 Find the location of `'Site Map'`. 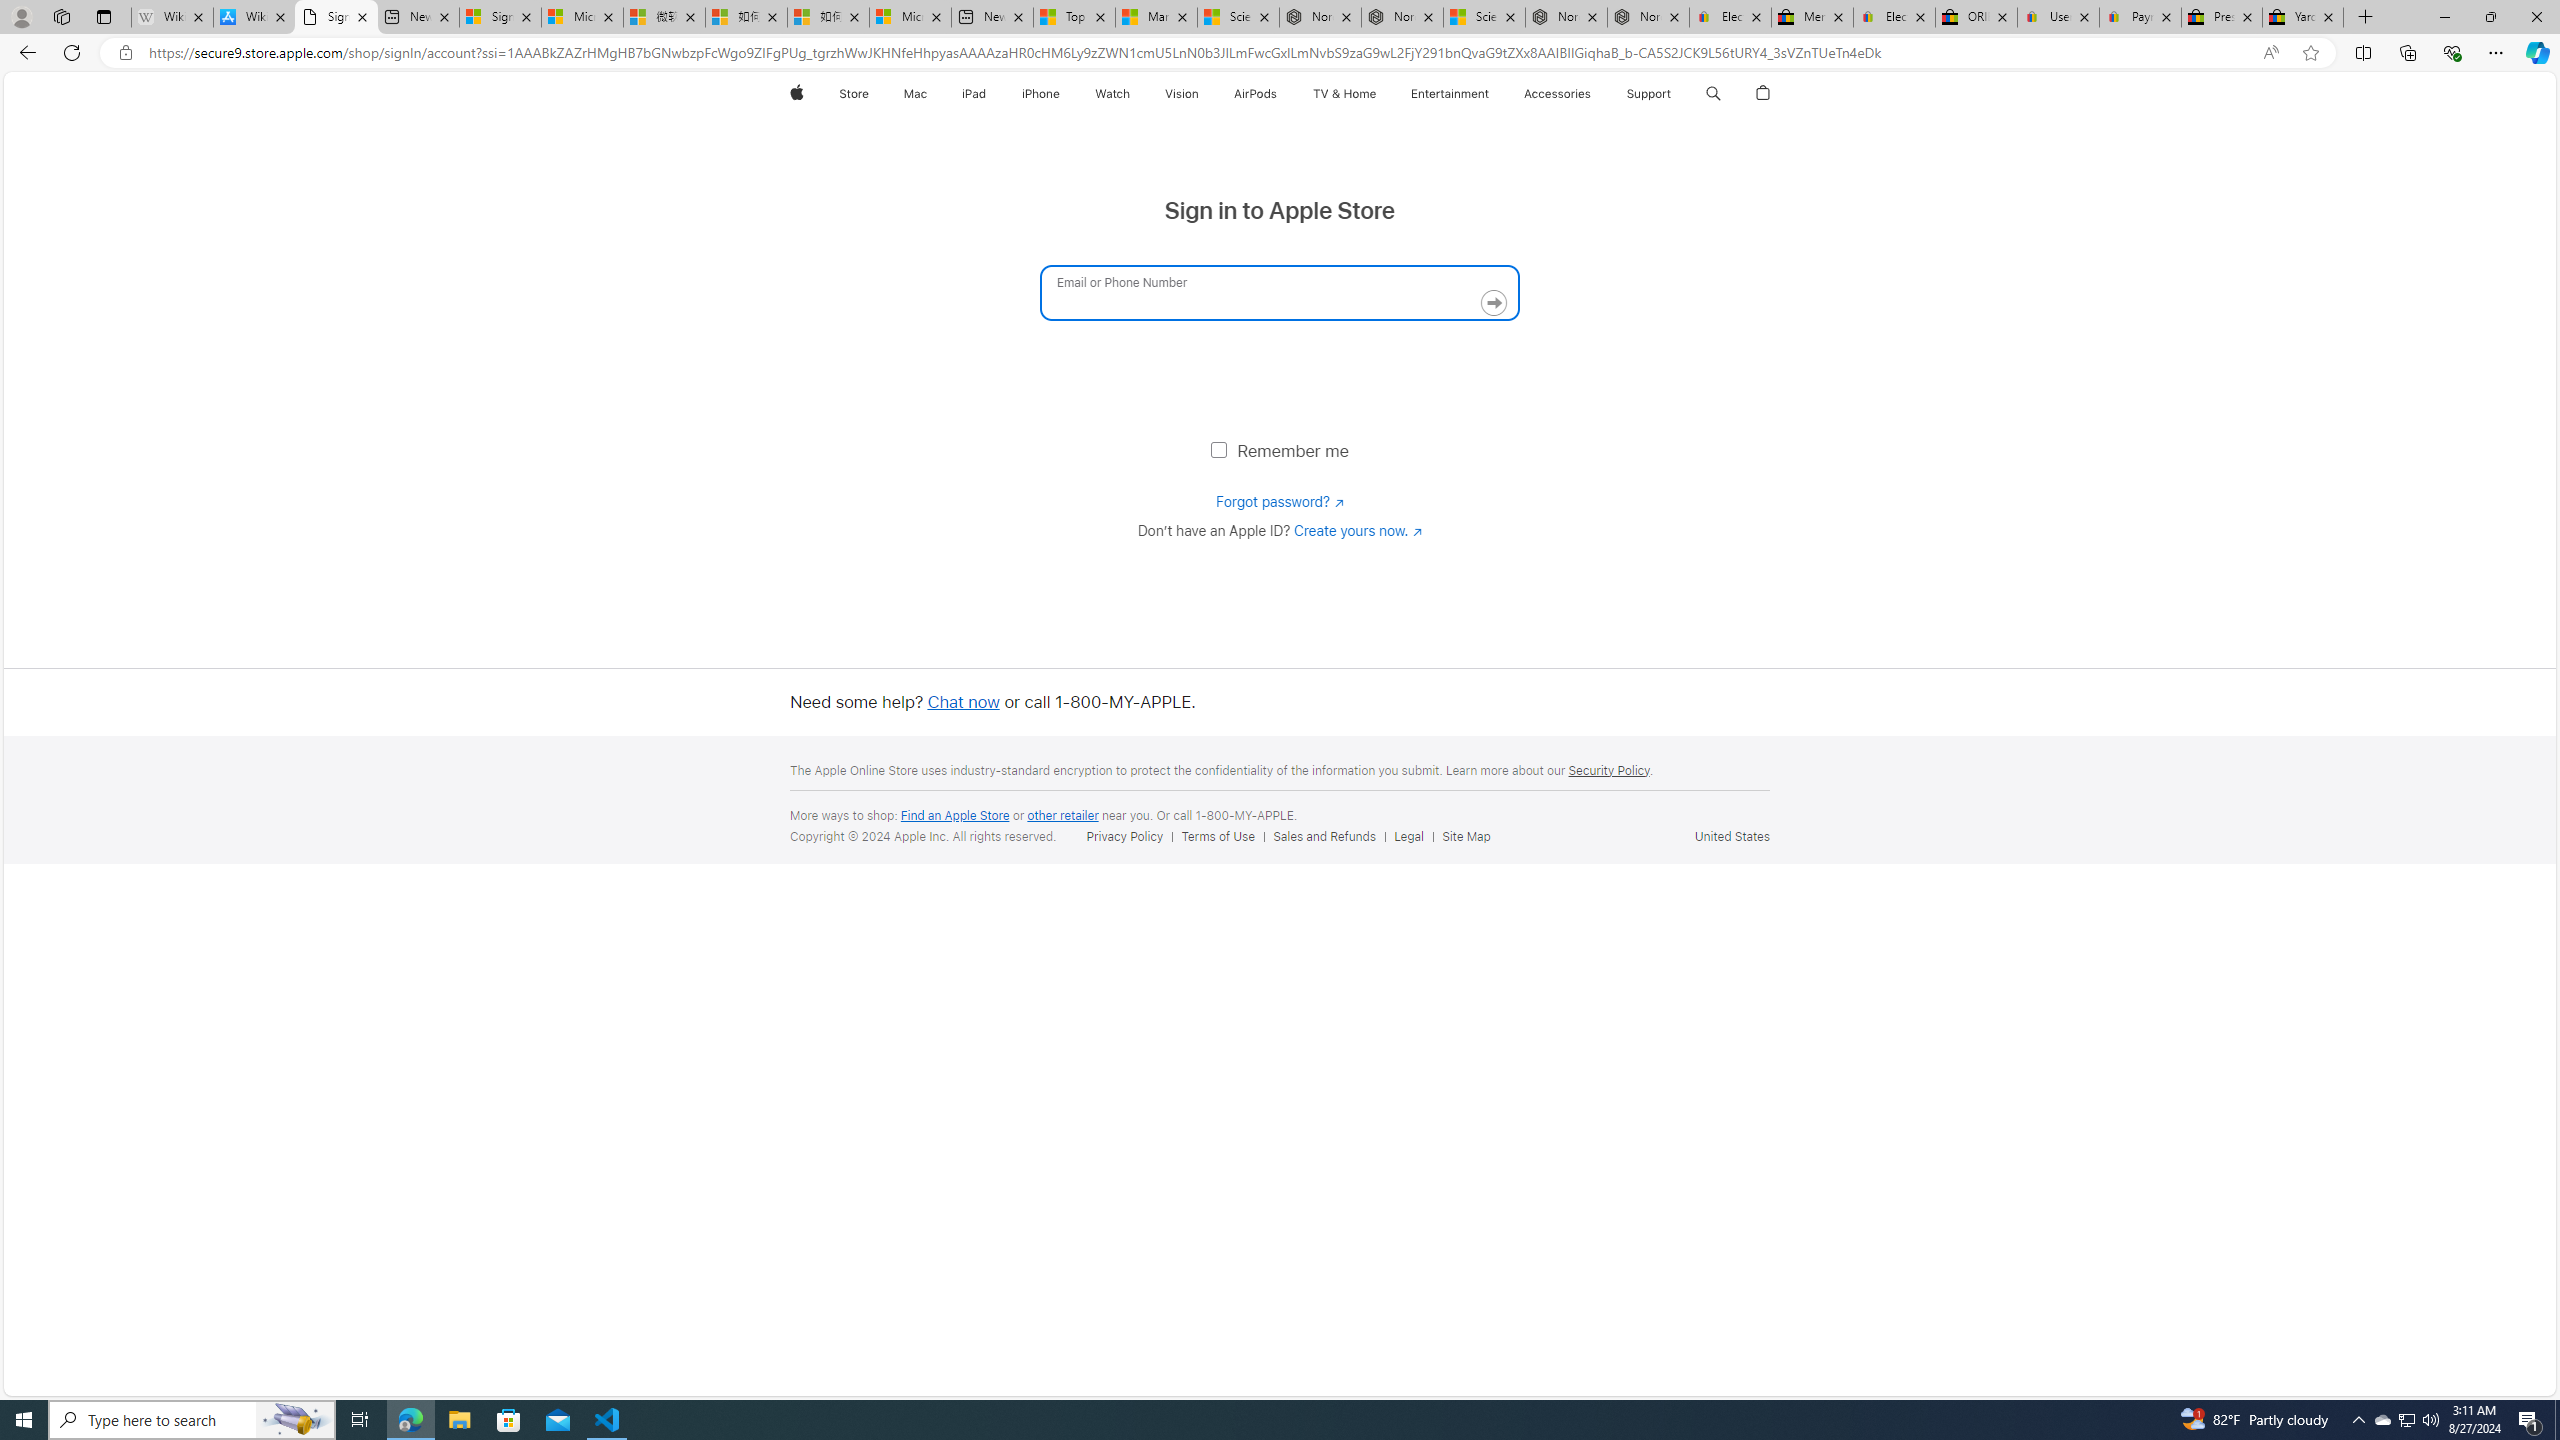

'Site Map' is located at coordinates (1469, 835).